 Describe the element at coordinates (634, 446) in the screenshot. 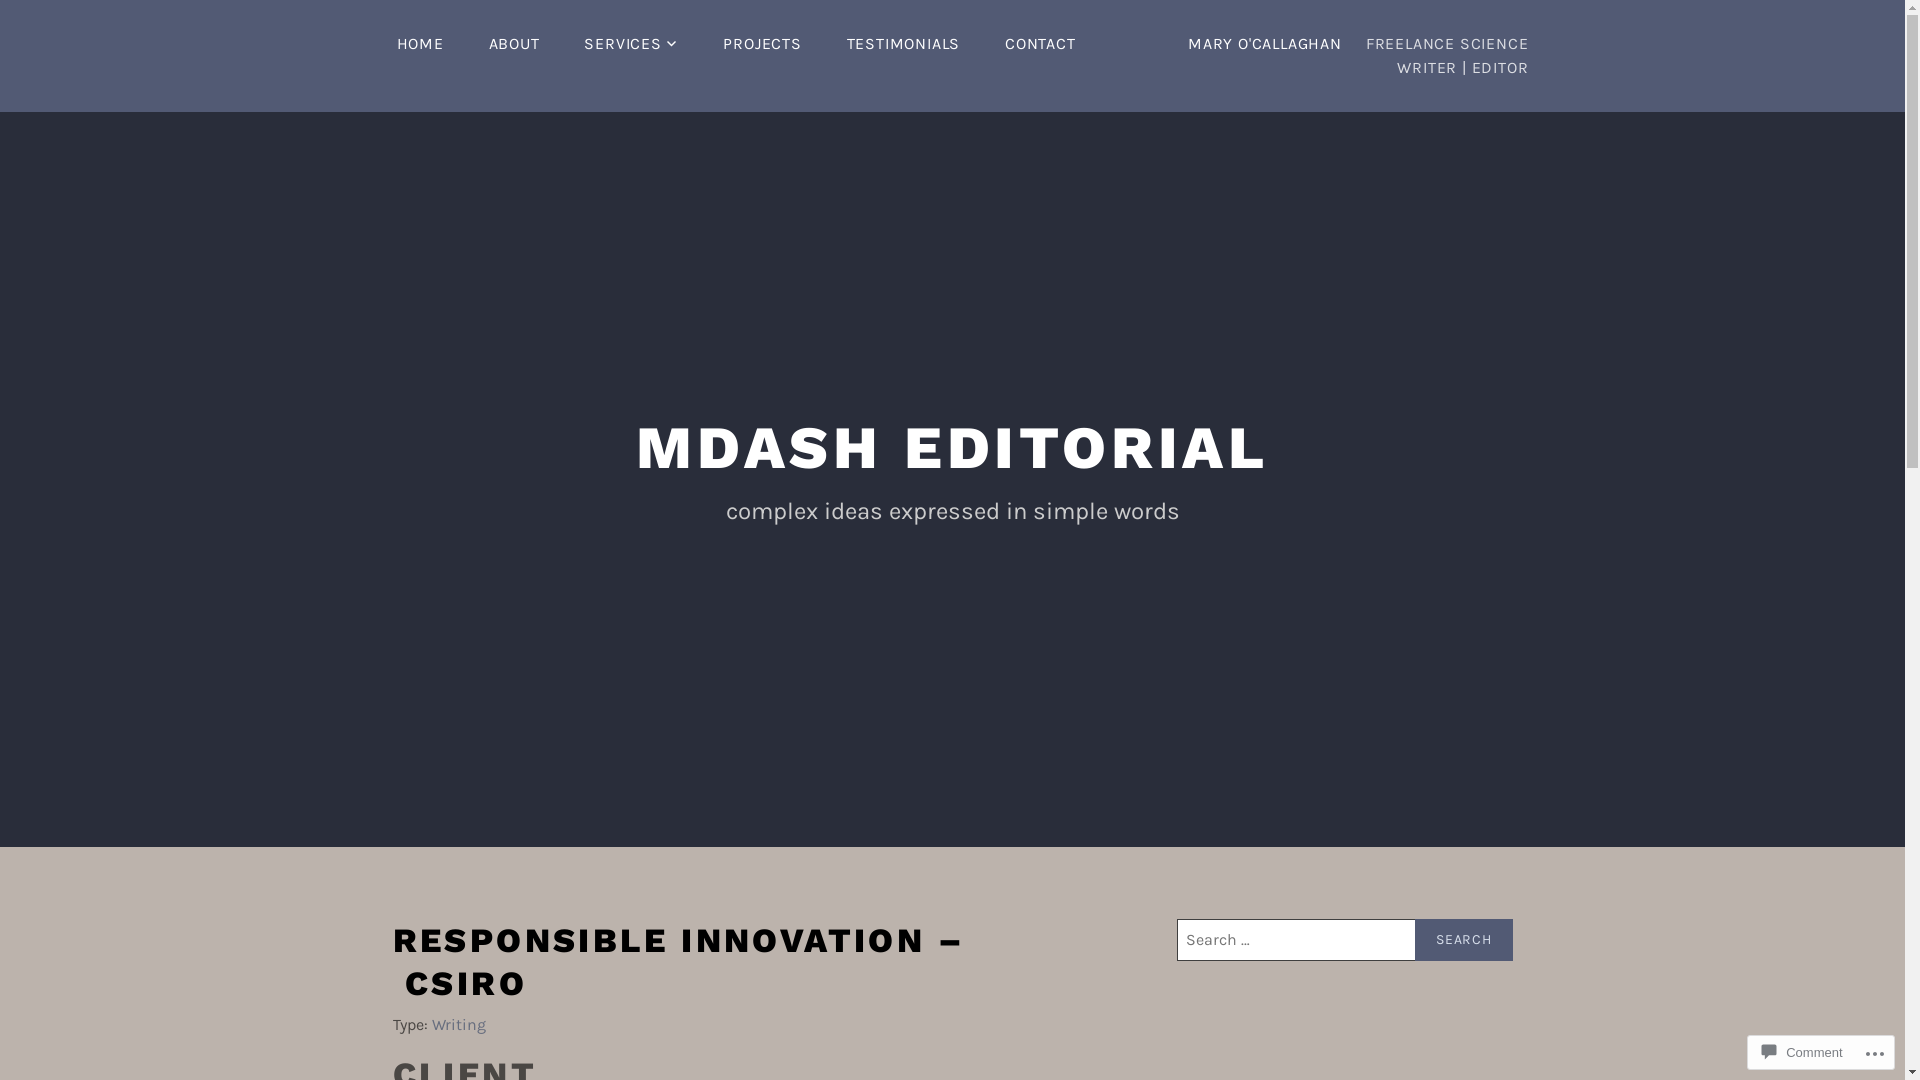

I see `'MDASH EDITORIAL'` at that location.